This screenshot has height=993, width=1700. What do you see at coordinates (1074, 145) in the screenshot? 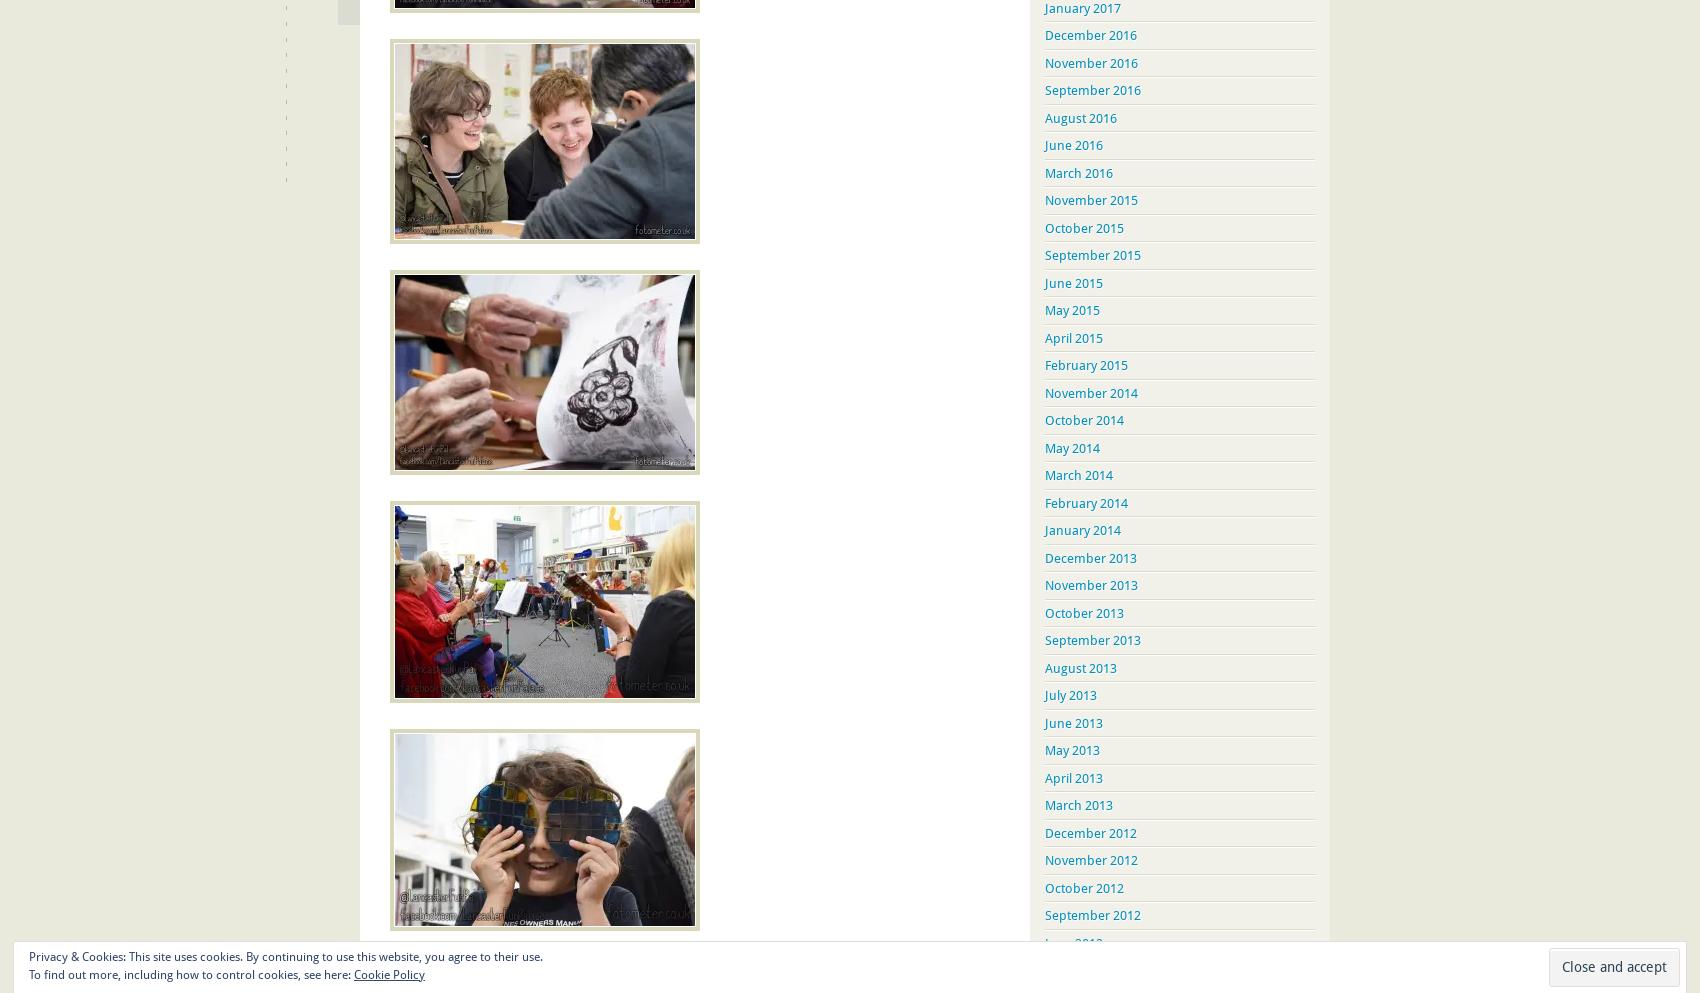
I see `'June 2016'` at bounding box center [1074, 145].